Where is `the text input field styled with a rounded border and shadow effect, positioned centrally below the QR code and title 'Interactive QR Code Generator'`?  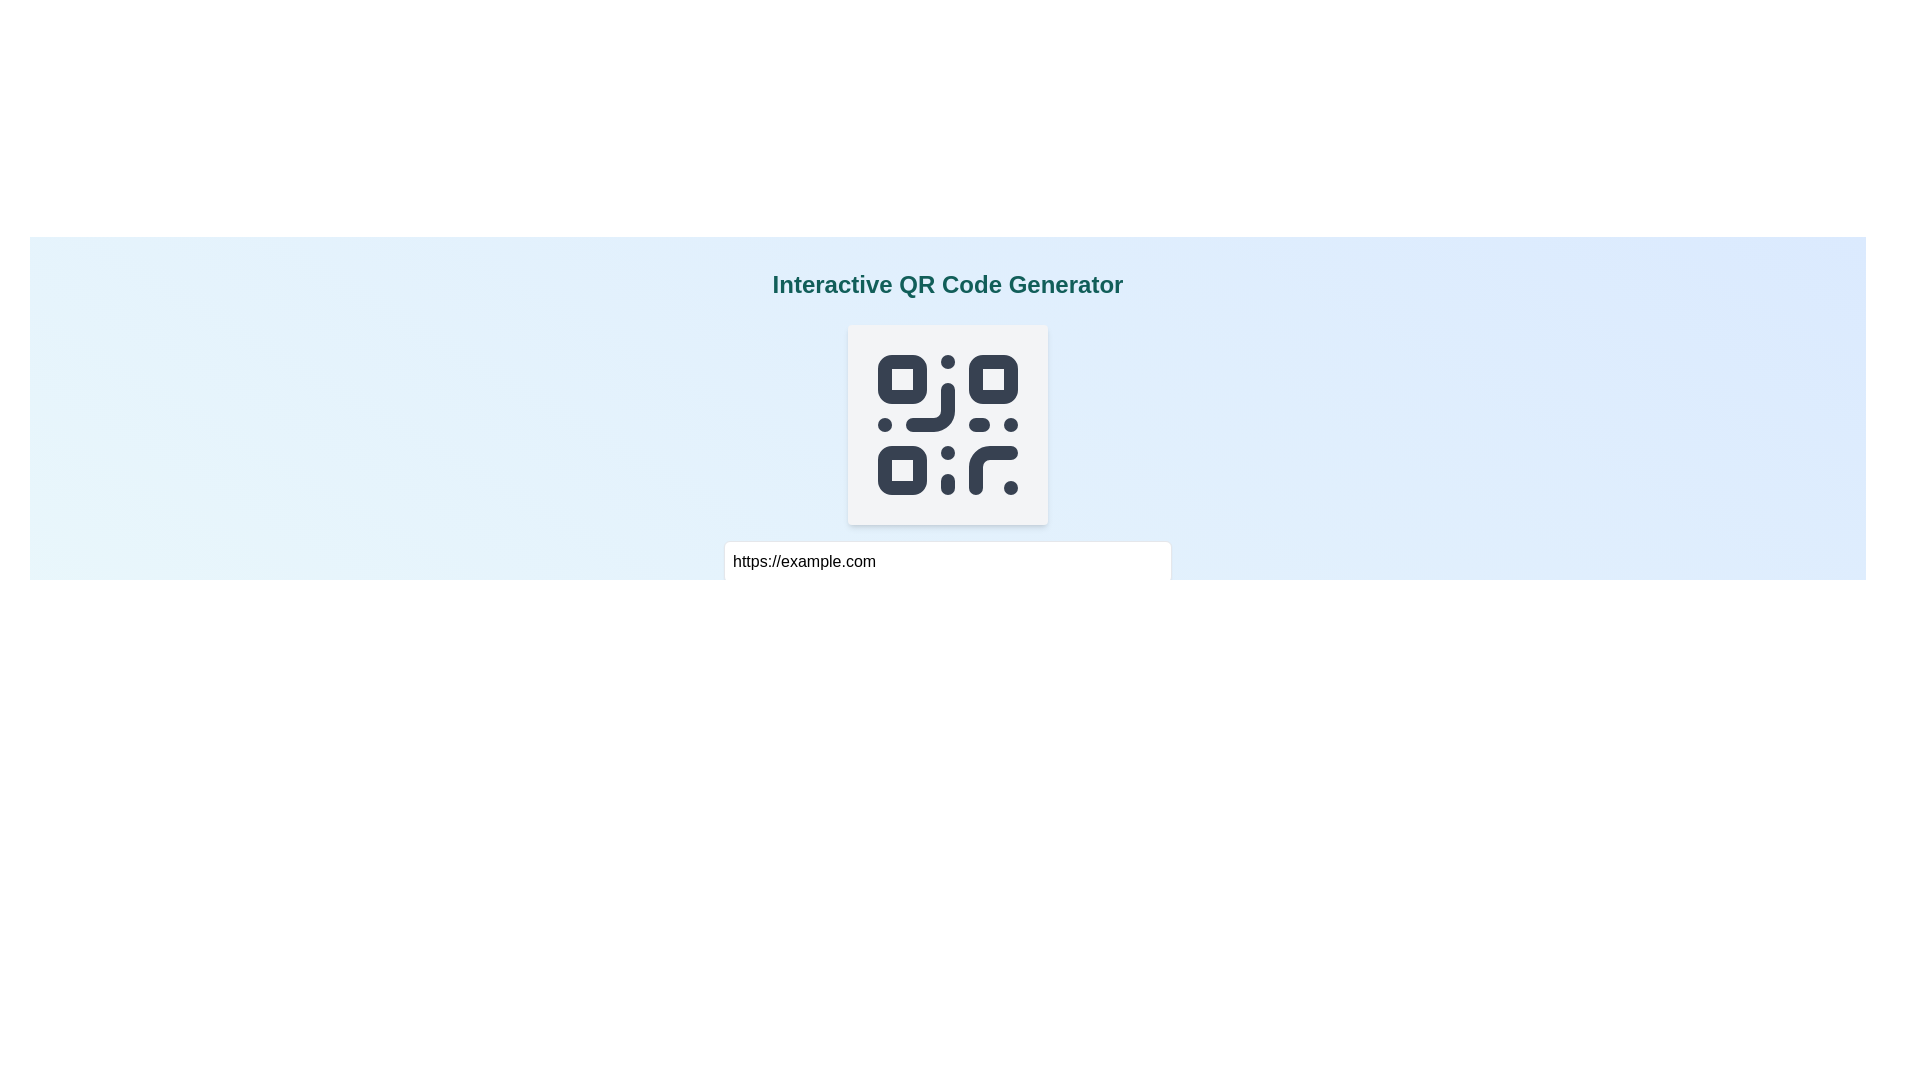 the text input field styled with a rounded border and shadow effect, positioned centrally below the QR code and title 'Interactive QR Code Generator' is located at coordinates (947, 562).